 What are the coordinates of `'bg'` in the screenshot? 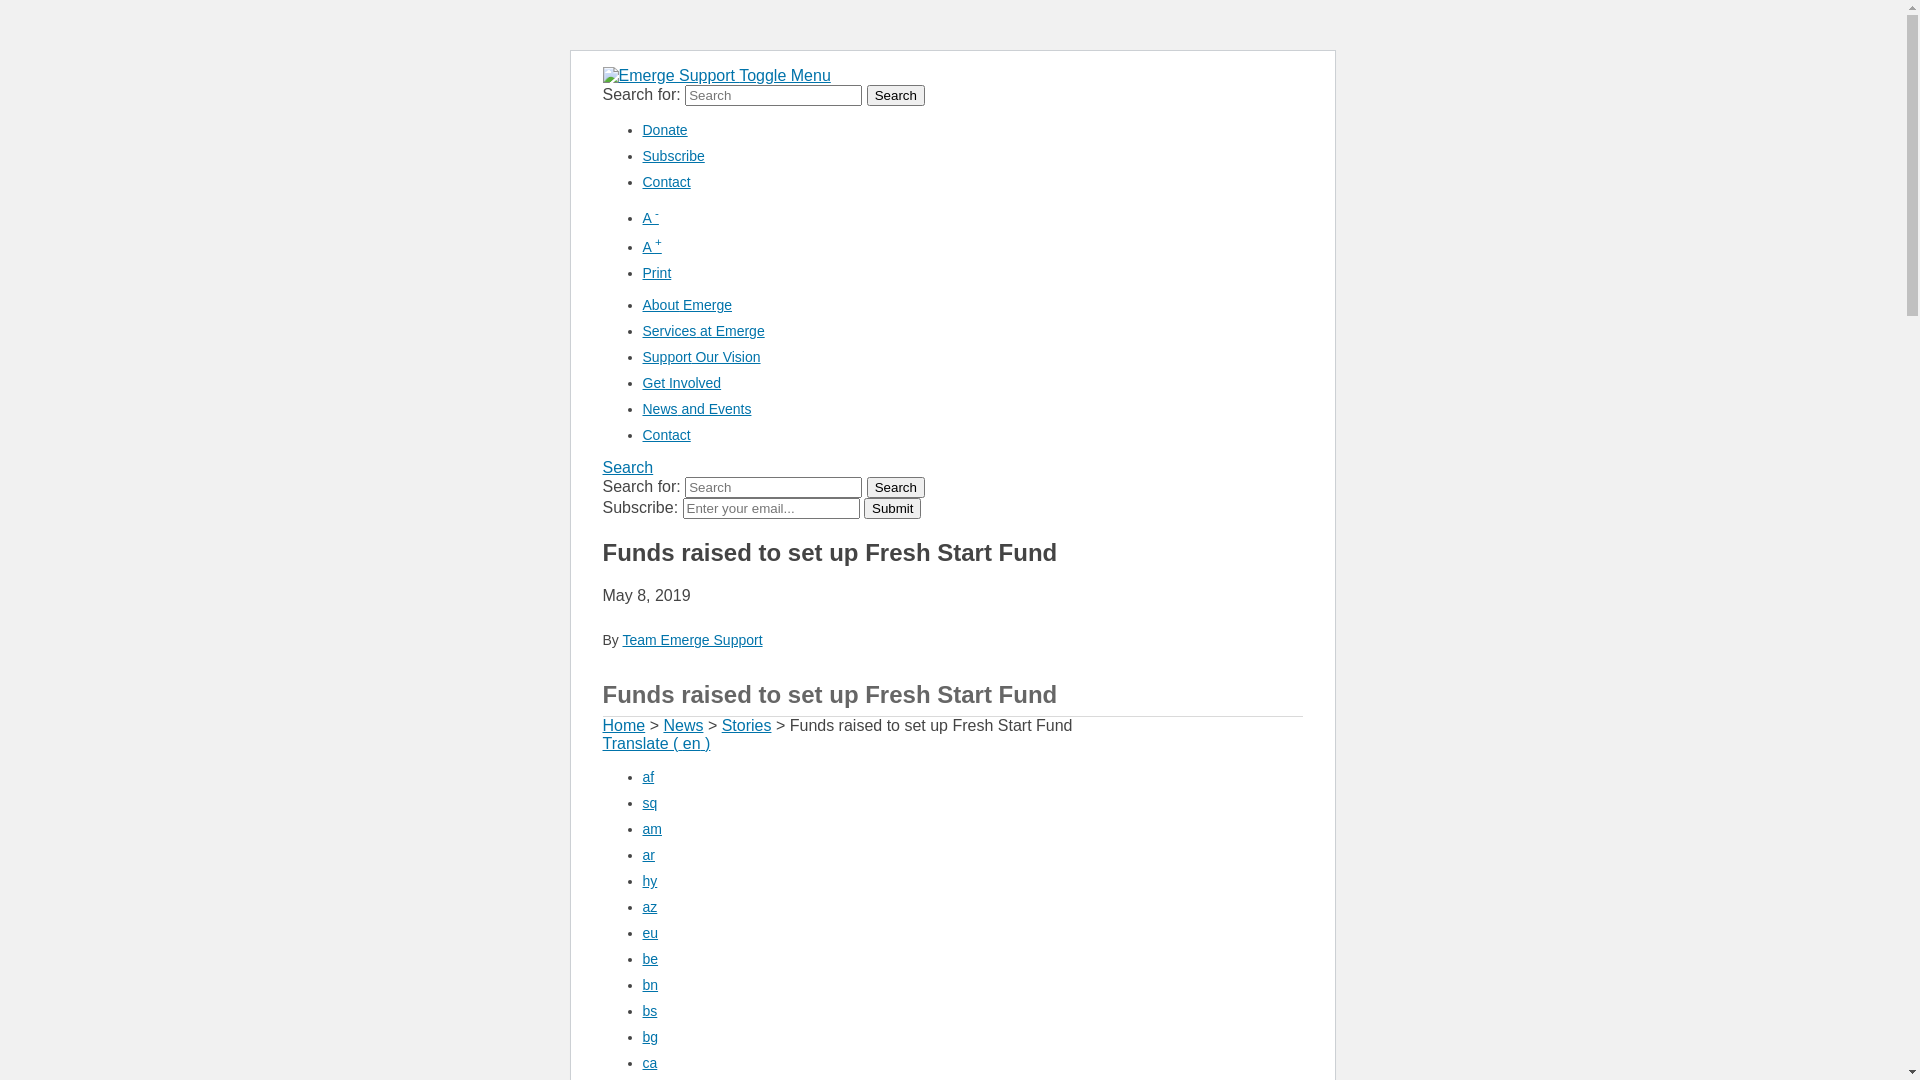 It's located at (642, 1036).